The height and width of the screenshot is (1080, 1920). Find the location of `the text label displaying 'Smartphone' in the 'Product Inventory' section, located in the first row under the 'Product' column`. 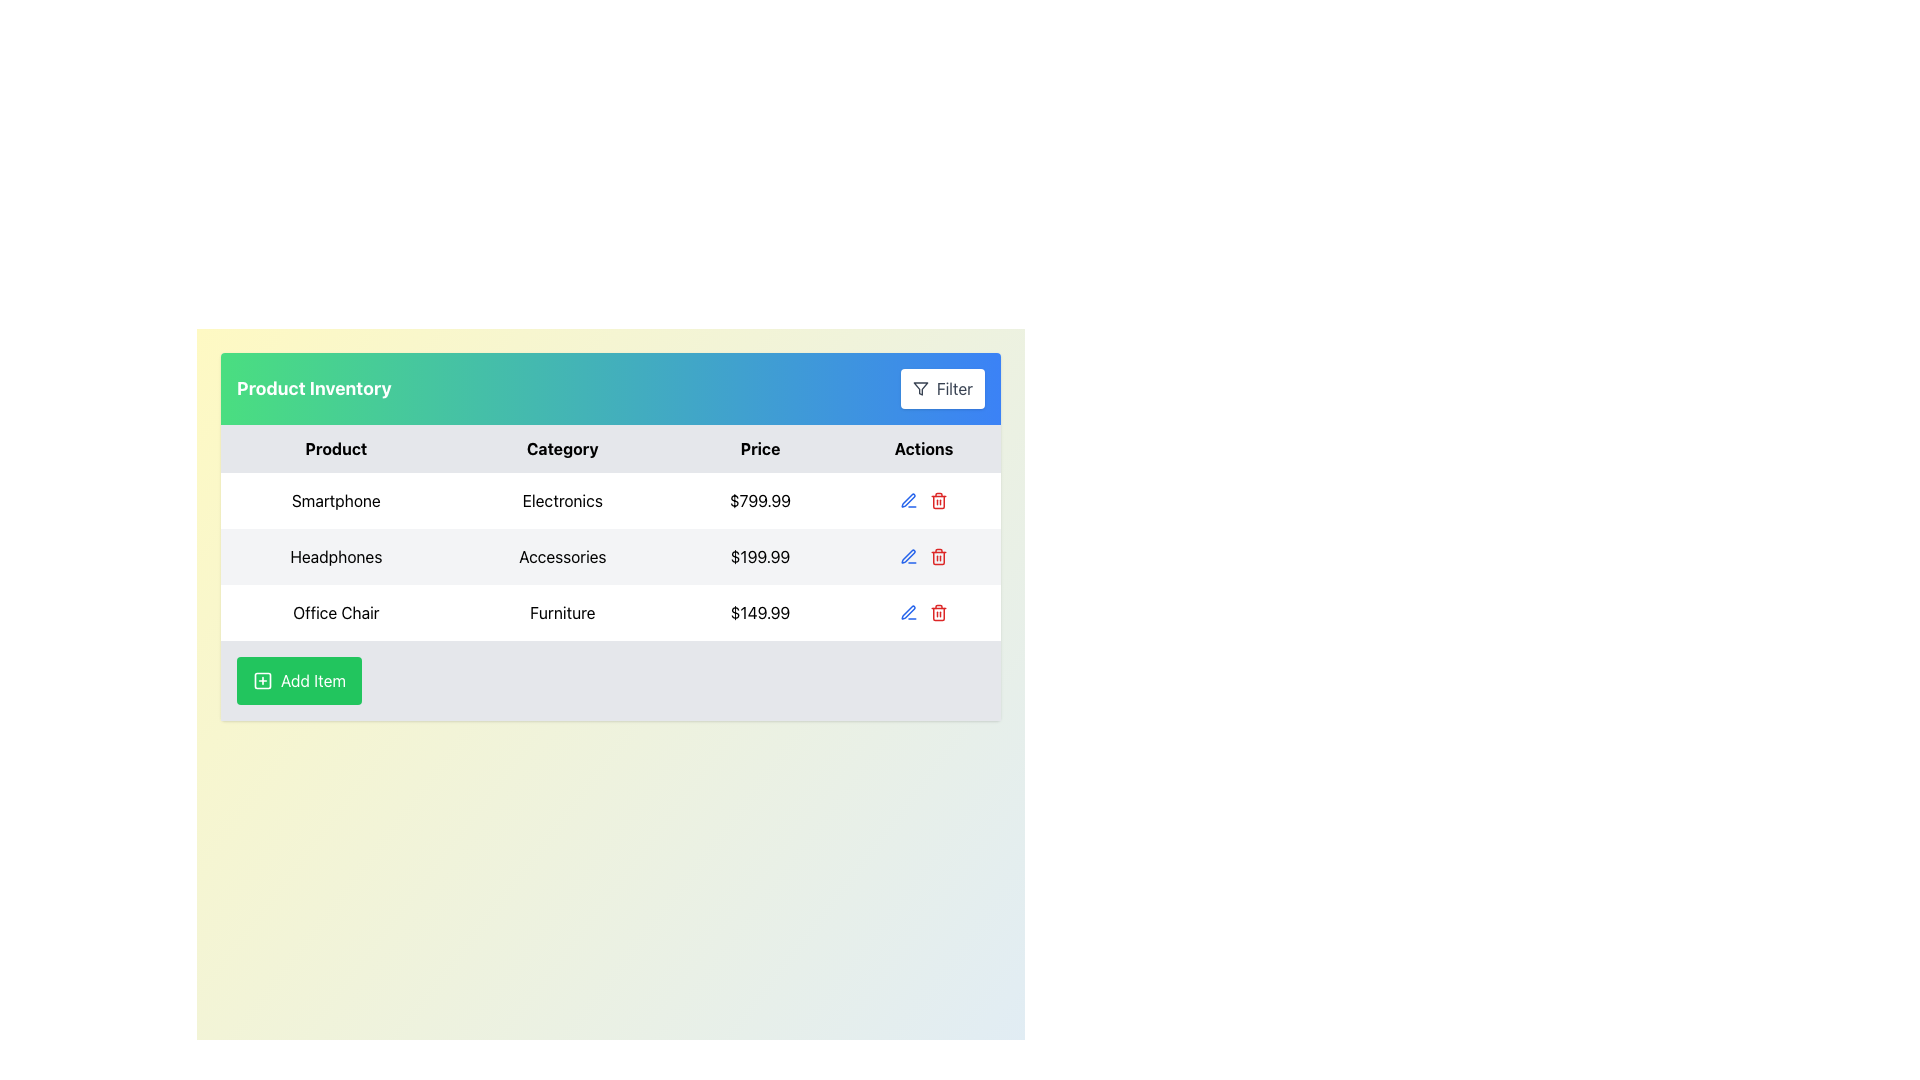

the text label displaying 'Smartphone' in the 'Product Inventory' section, located in the first row under the 'Product' column is located at coordinates (336, 500).